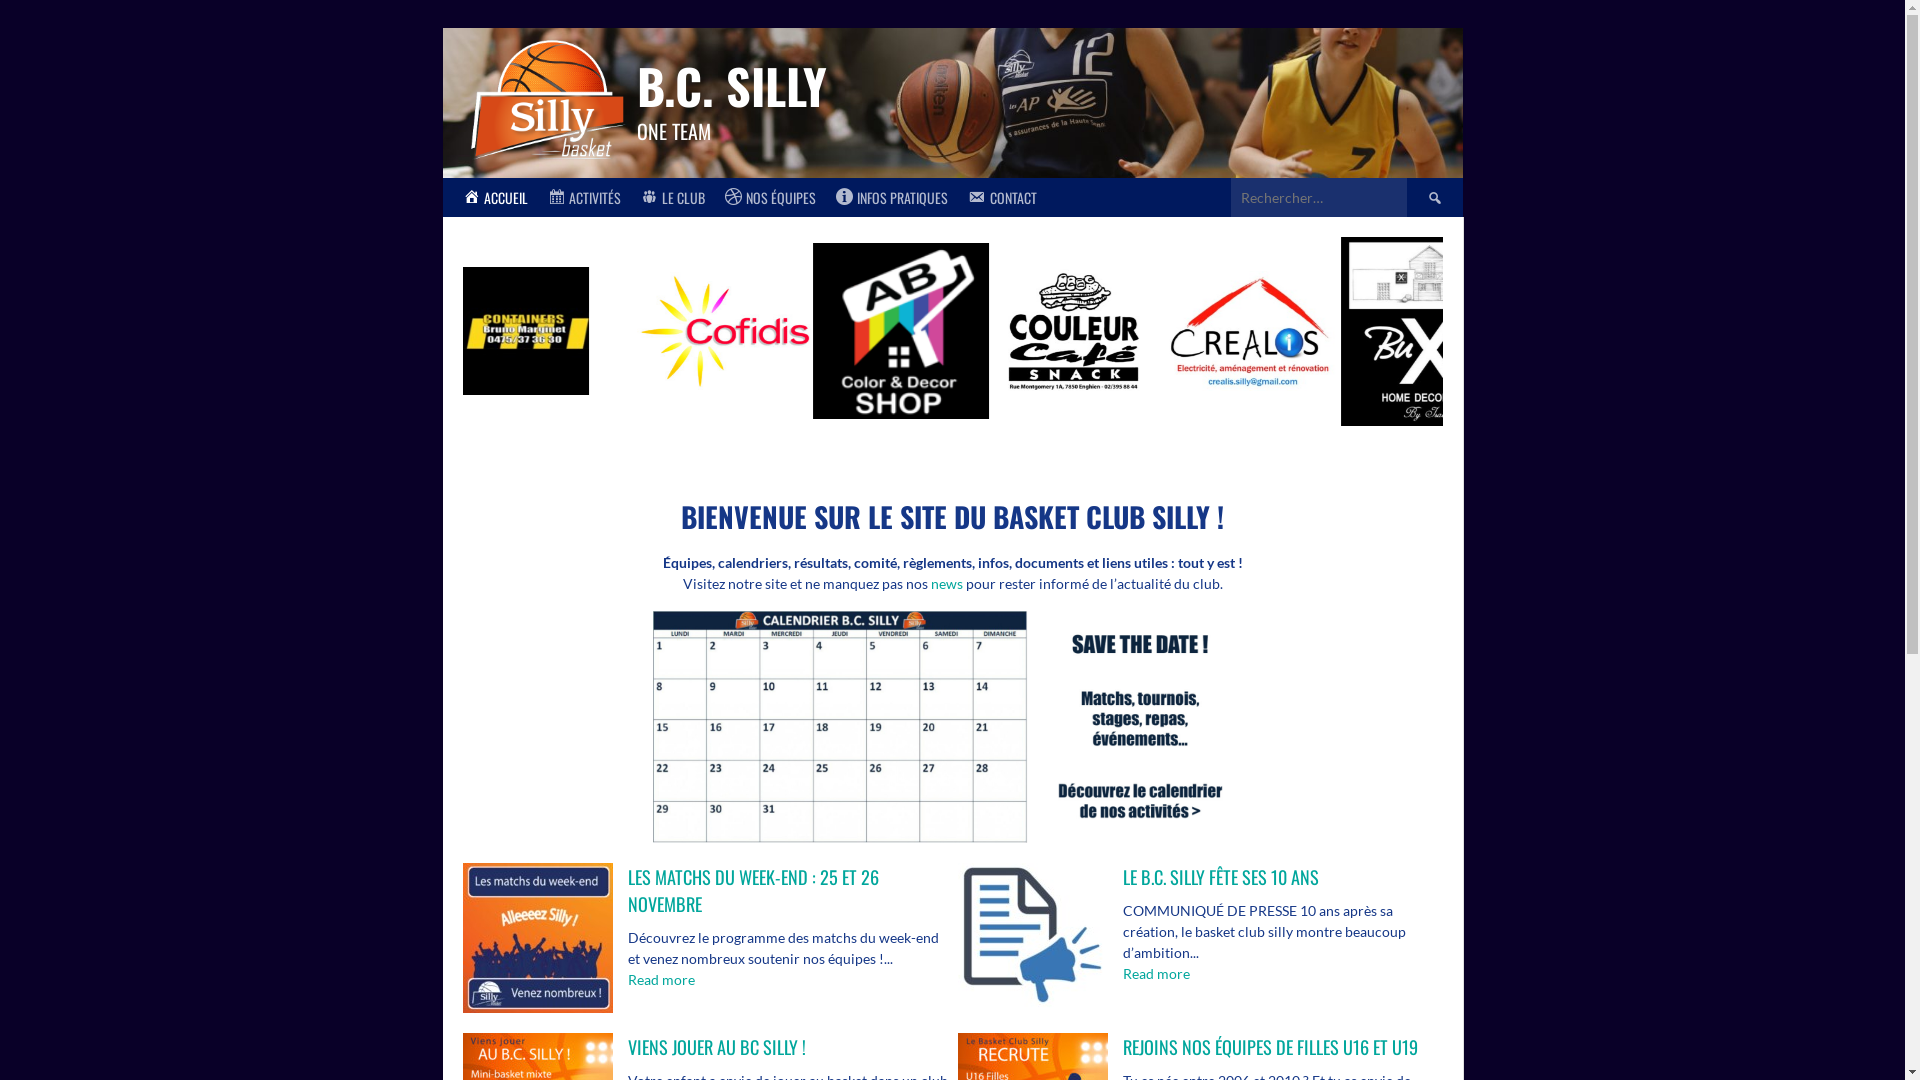  What do you see at coordinates (752, 889) in the screenshot?
I see `'LES MATCHS DU WEEK-END : 25 ET 26 NOVEMBRE'` at bounding box center [752, 889].